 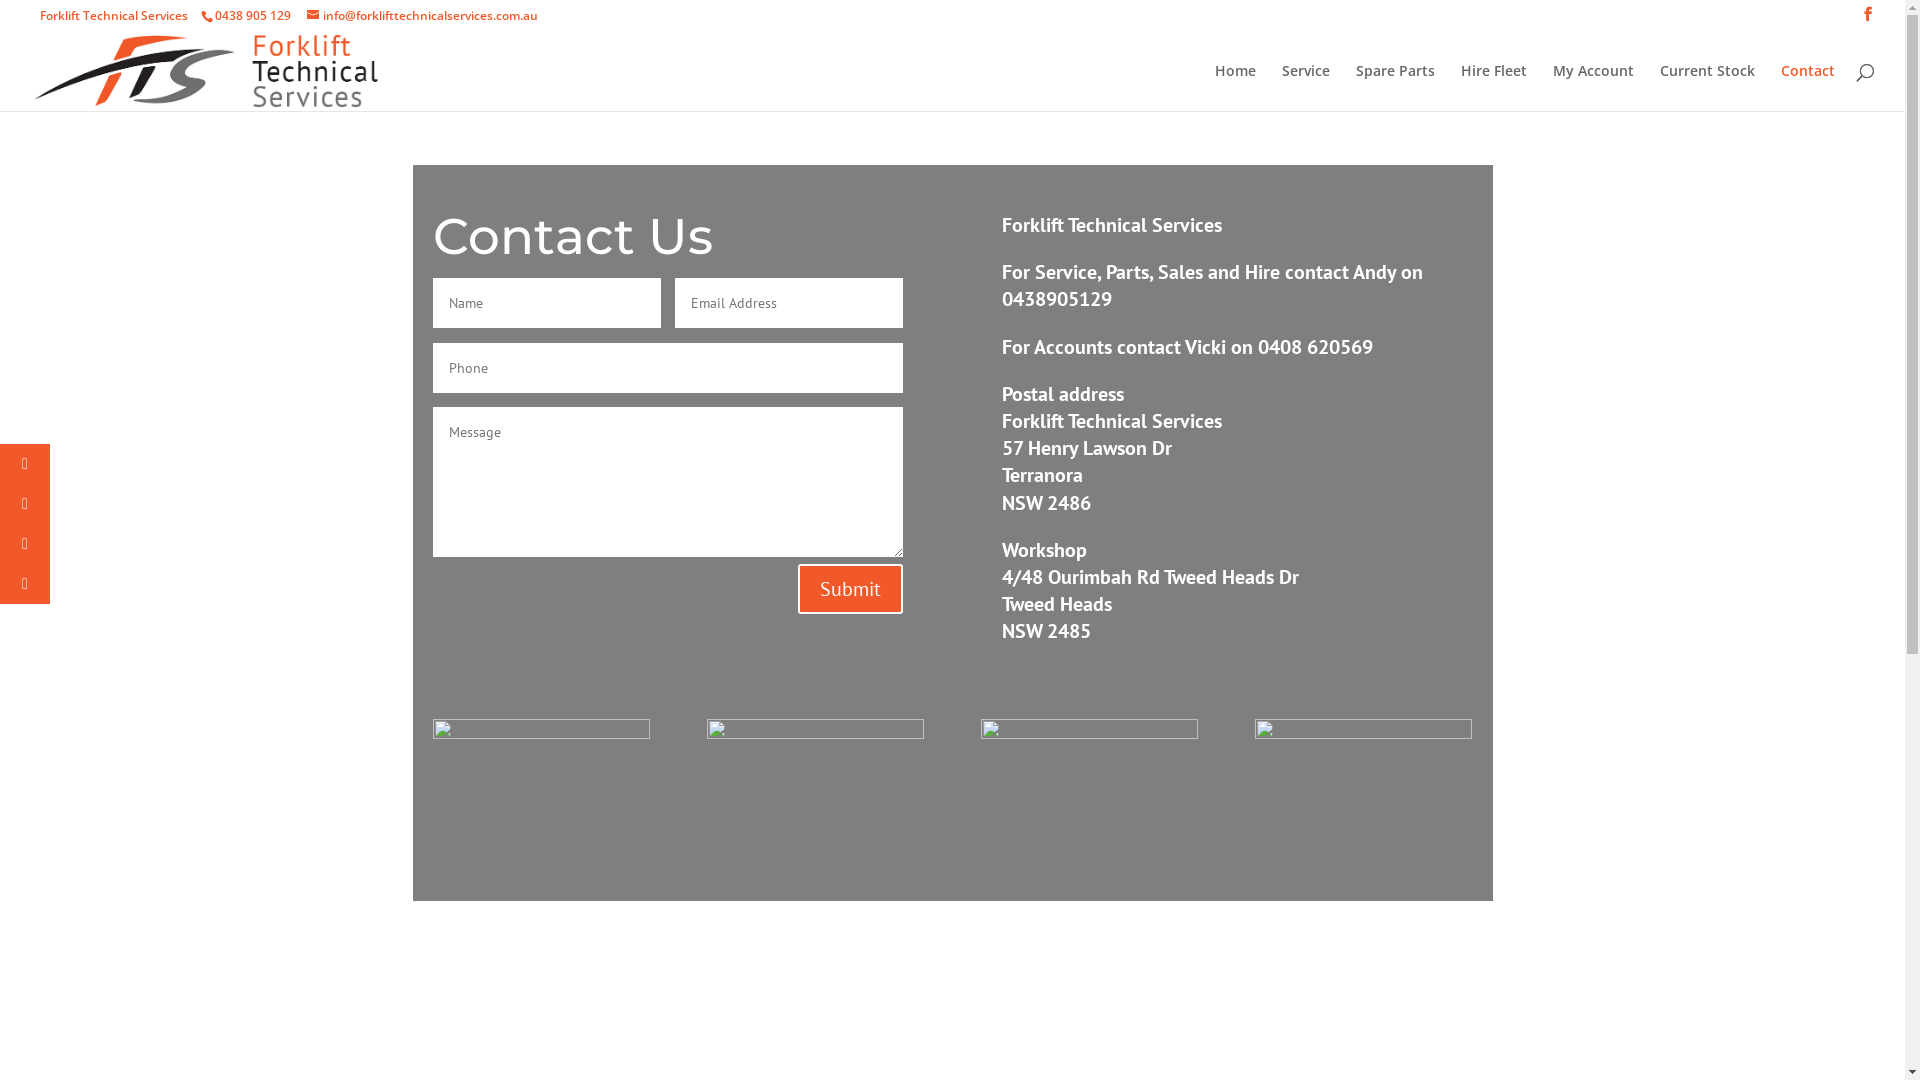 I want to click on 'Image-4 (2)', so click(x=815, y=732).